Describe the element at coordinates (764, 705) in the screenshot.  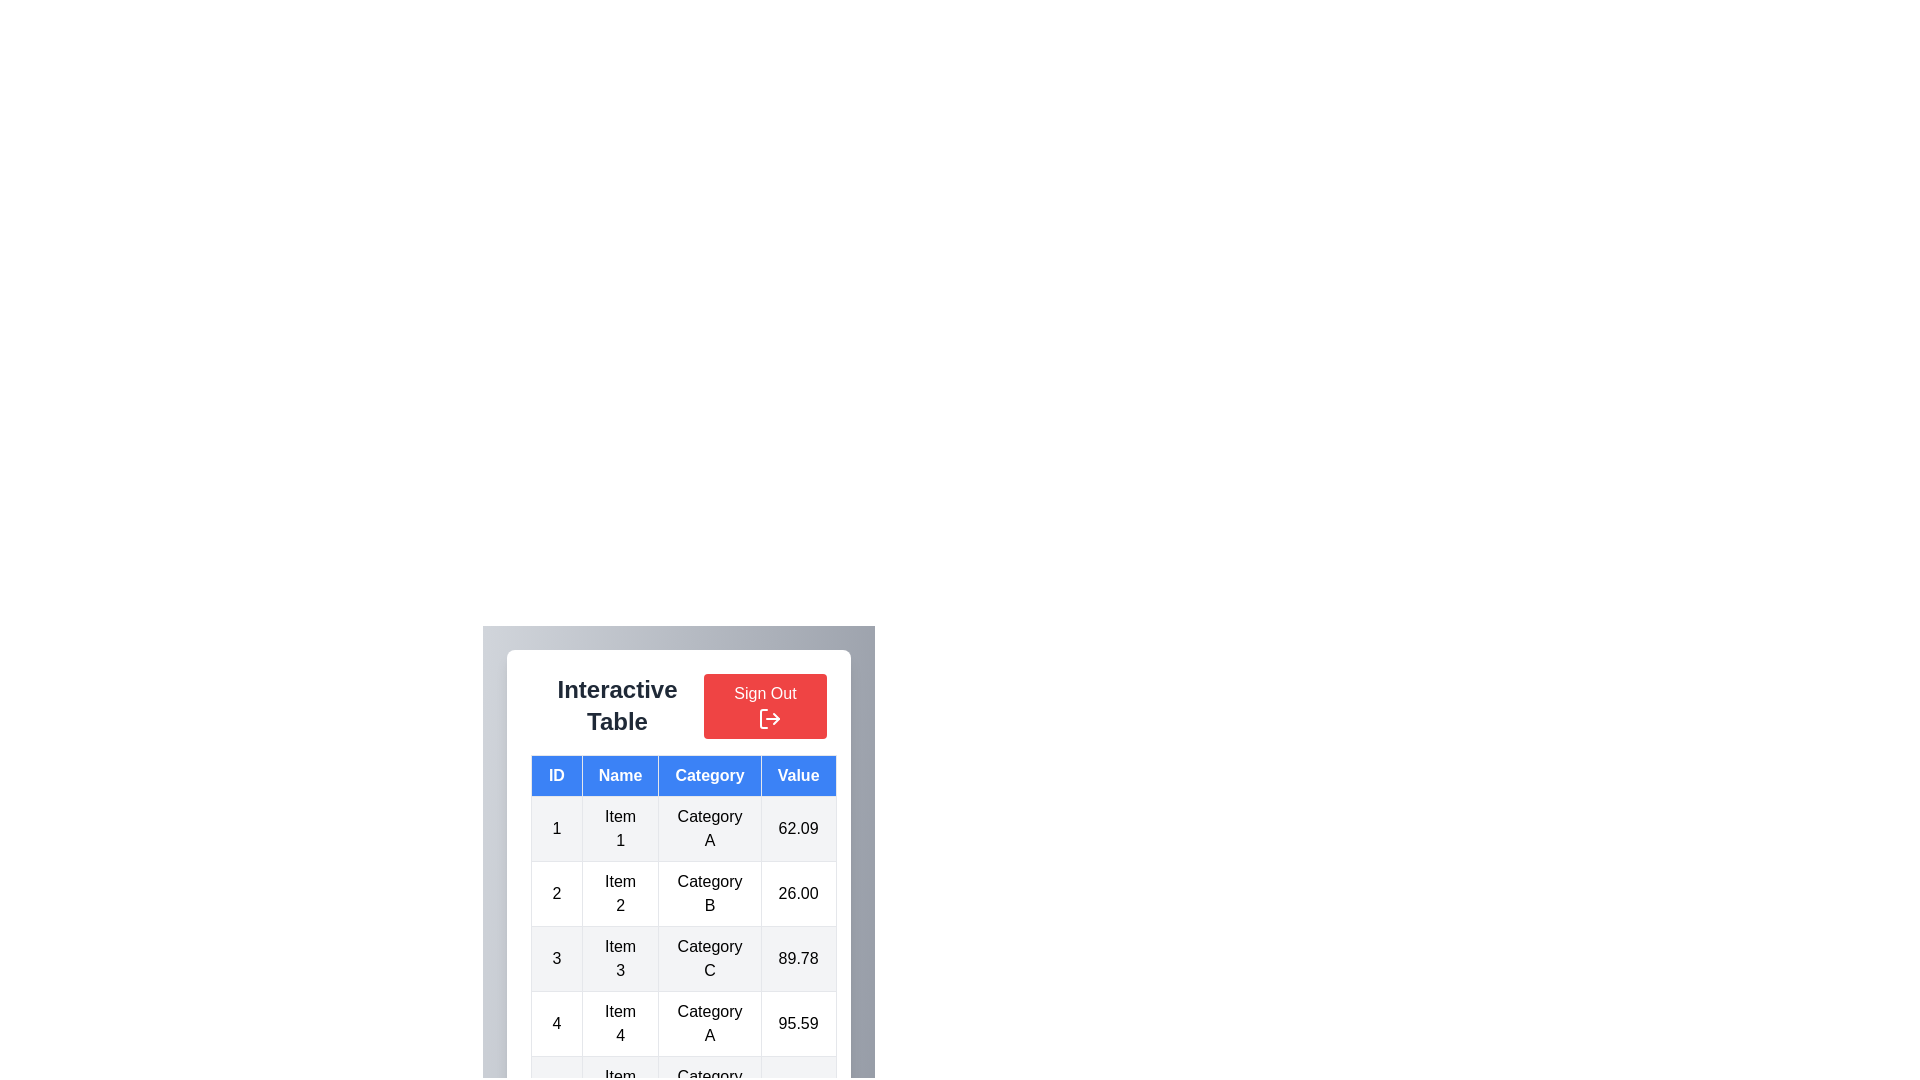
I see `'Sign Out' button` at that location.